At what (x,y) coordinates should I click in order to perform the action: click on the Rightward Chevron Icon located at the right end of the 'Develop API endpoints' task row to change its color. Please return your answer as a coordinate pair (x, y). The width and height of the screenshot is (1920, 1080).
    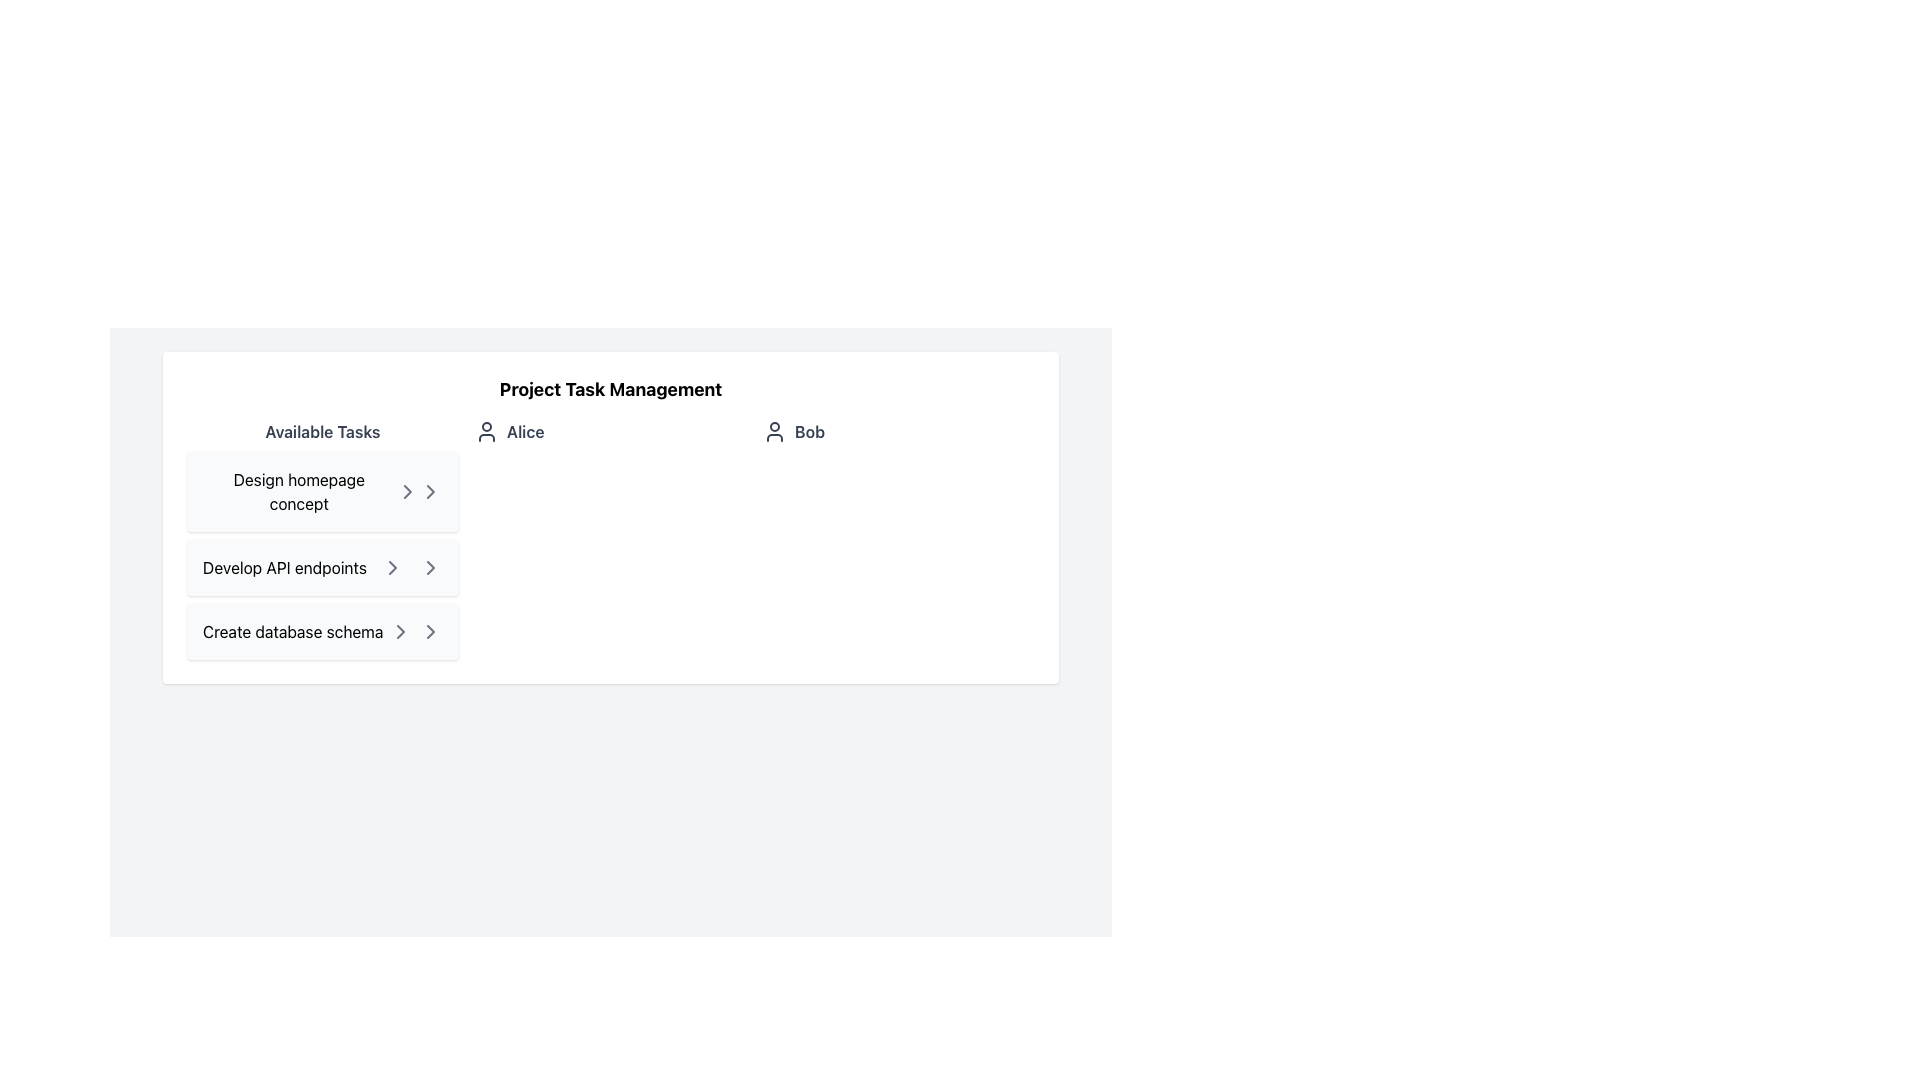
    Looking at the image, I should click on (430, 567).